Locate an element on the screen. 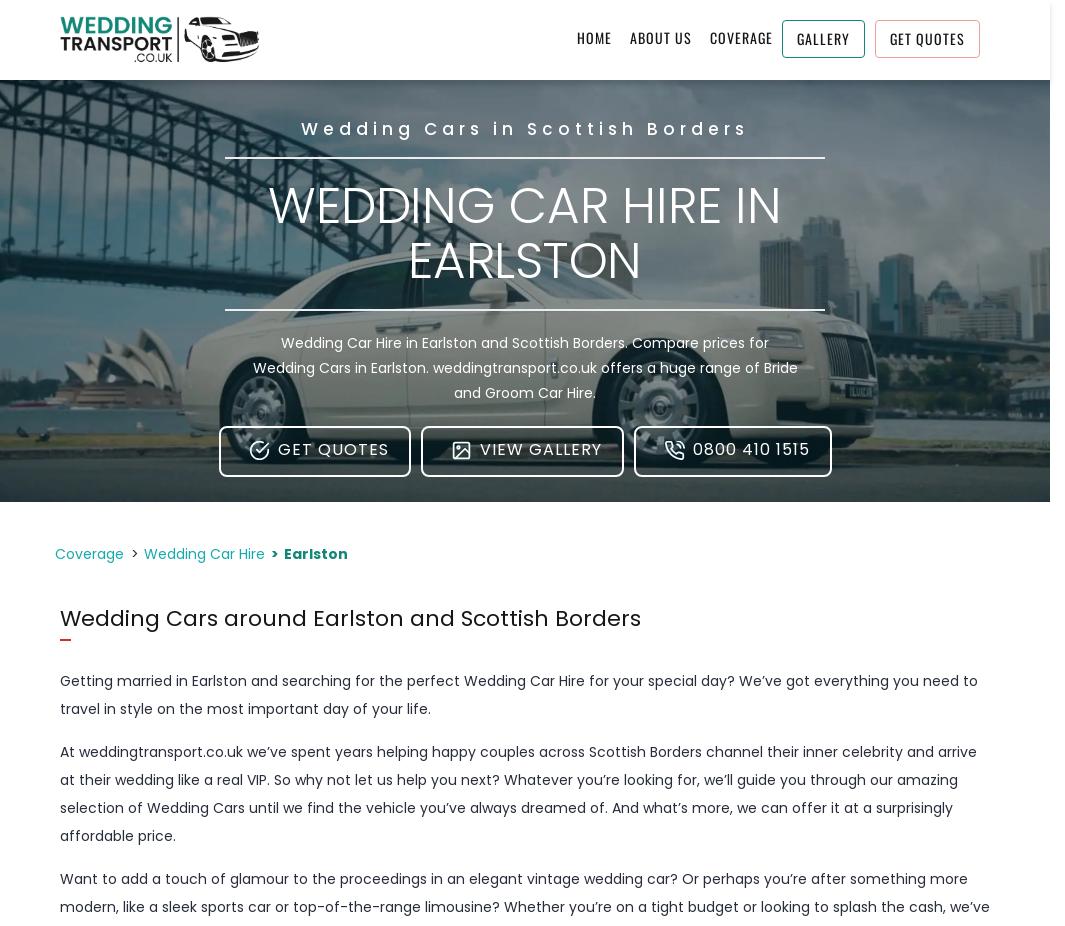 The width and height of the screenshot is (1065, 926). 'Earlston' is located at coordinates (283, 553).